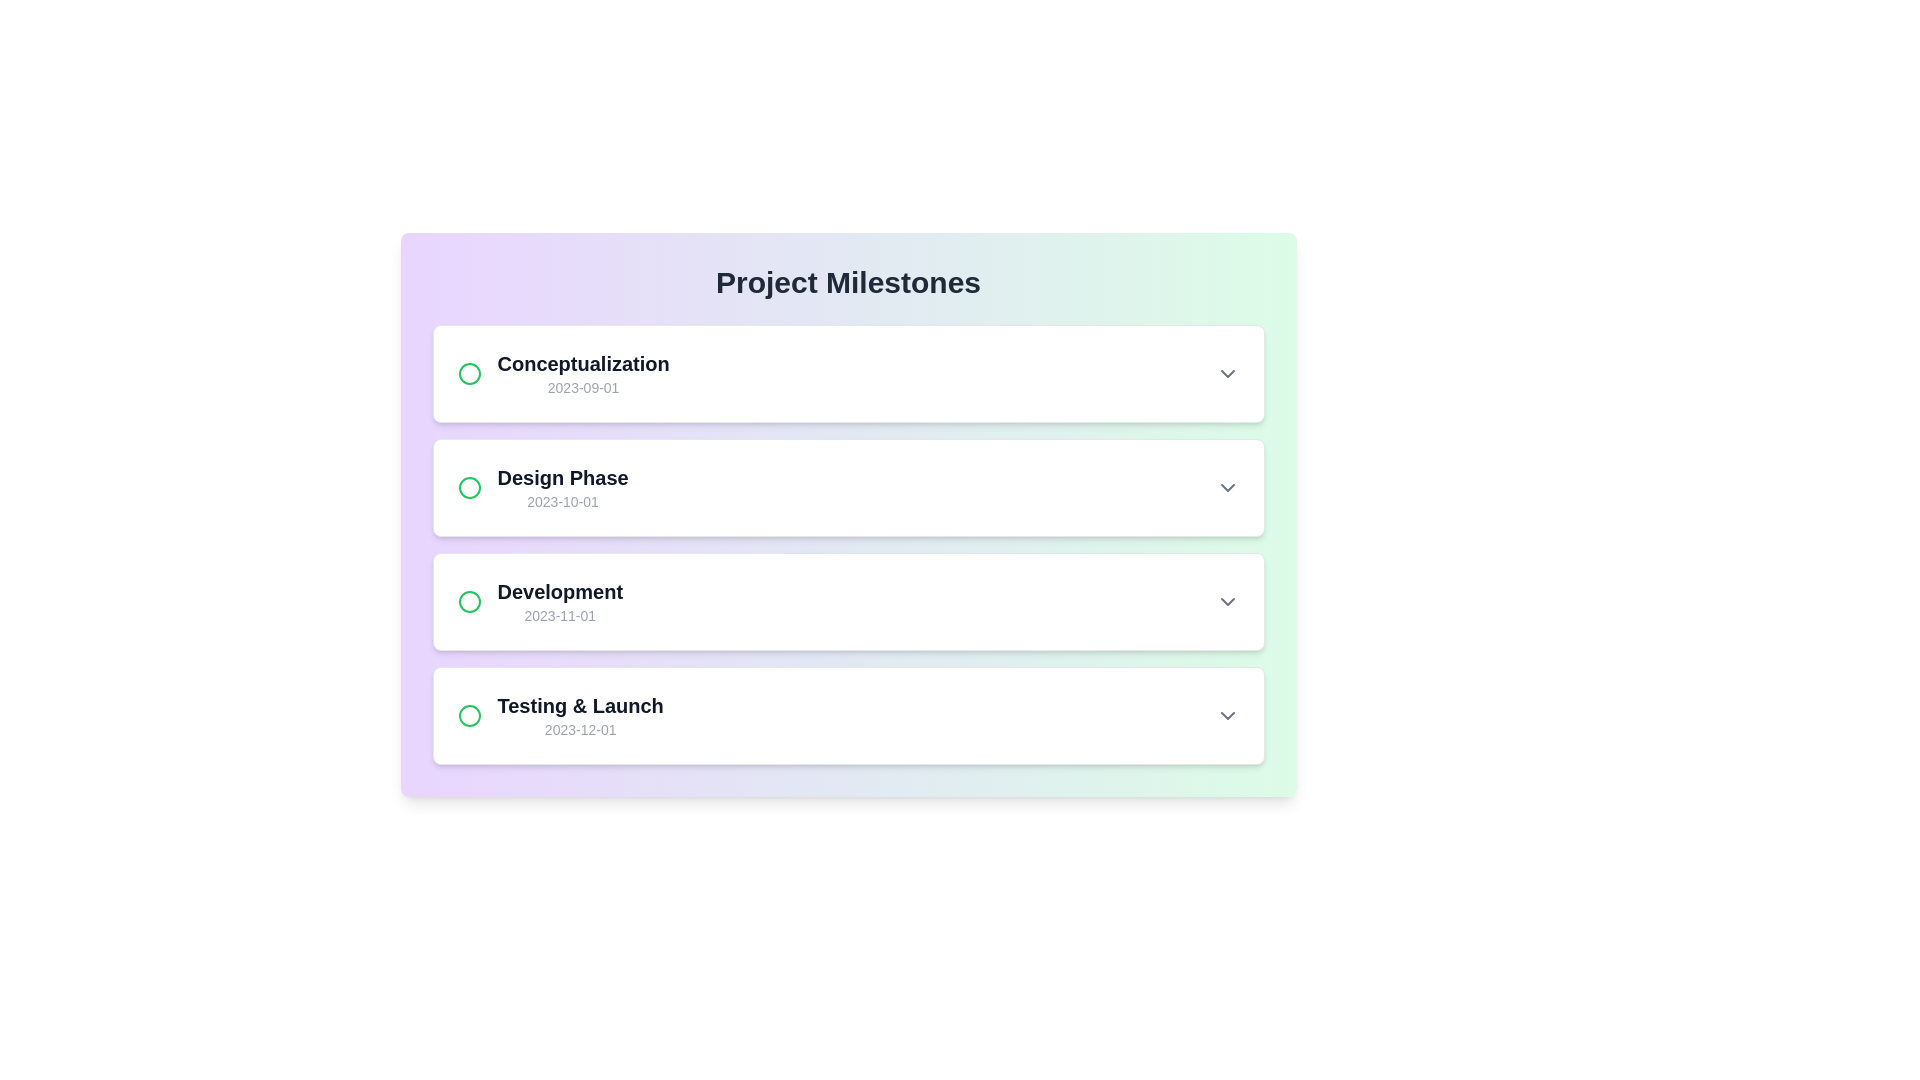  I want to click on the '2023-11-01' date below the 'Development' milestone in the list, so click(540, 600).